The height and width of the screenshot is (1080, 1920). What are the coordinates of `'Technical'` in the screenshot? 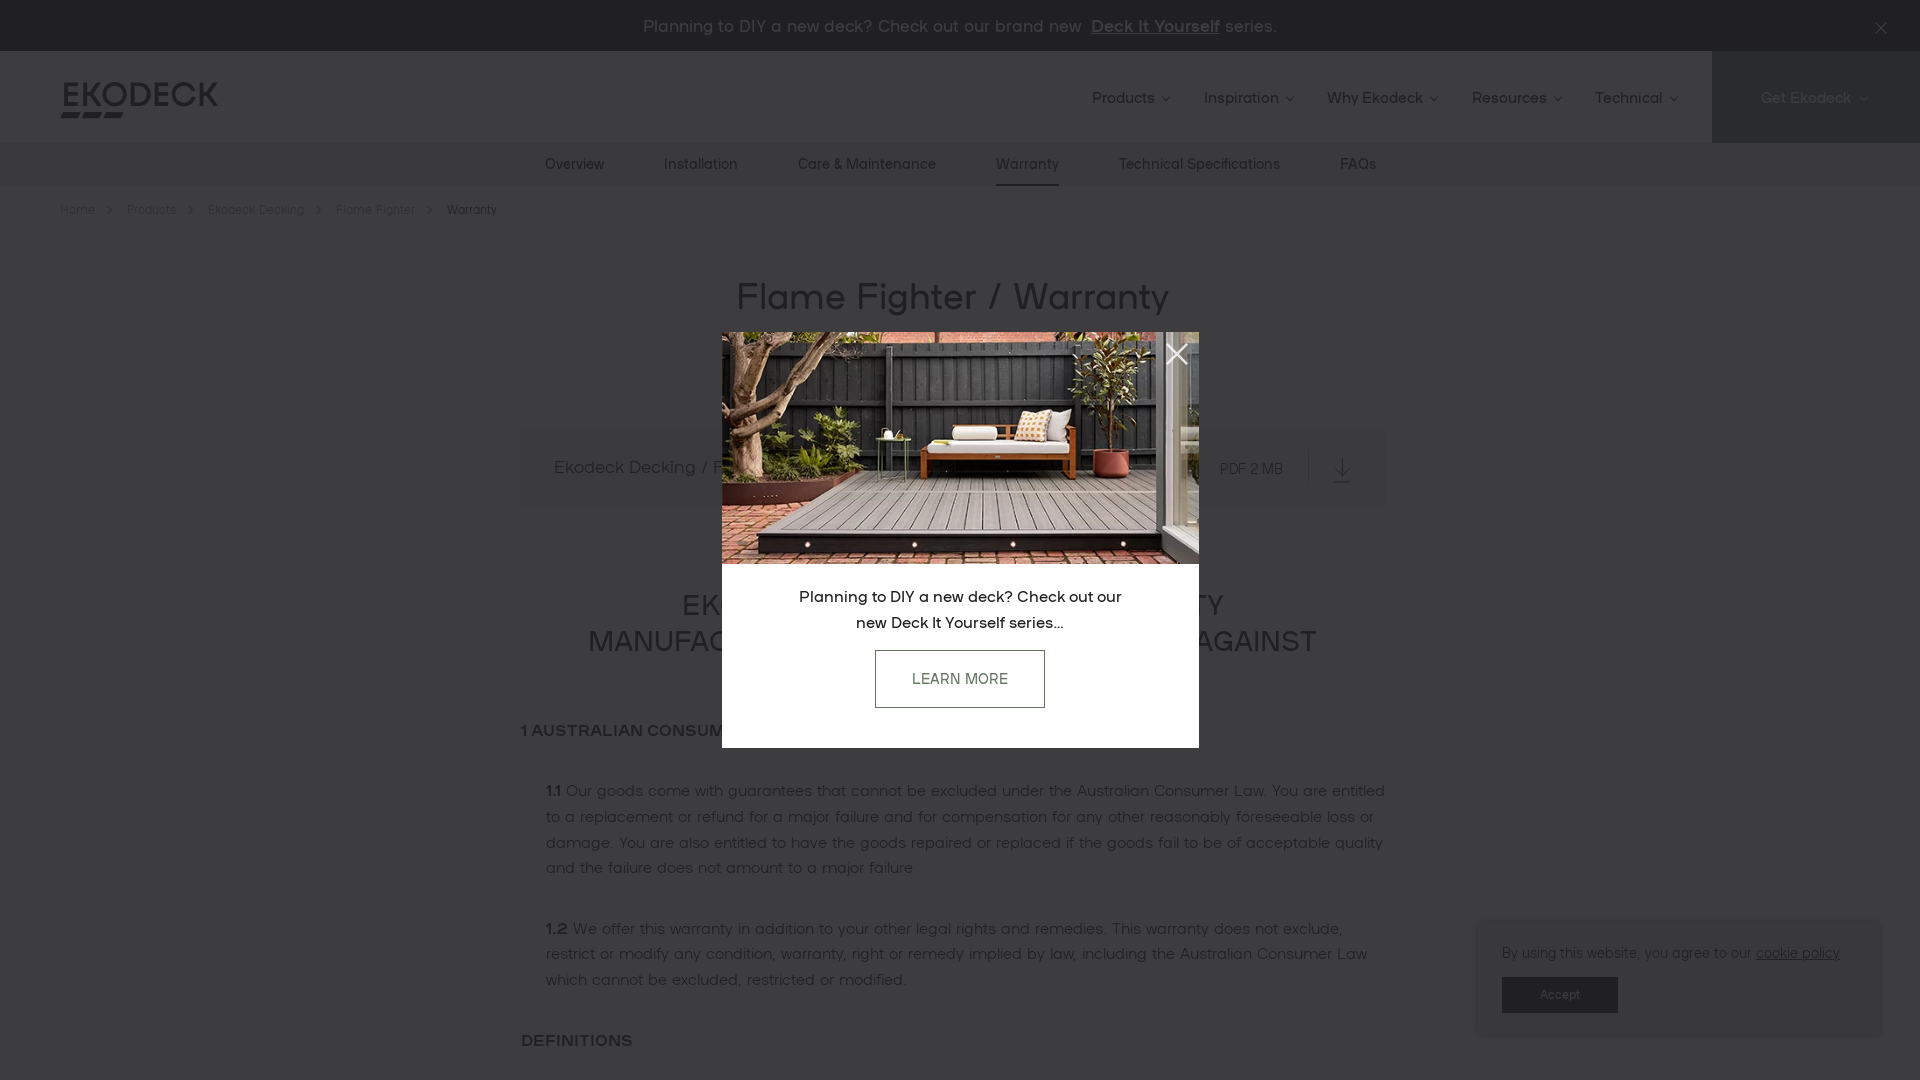 It's located at (1636, 96).